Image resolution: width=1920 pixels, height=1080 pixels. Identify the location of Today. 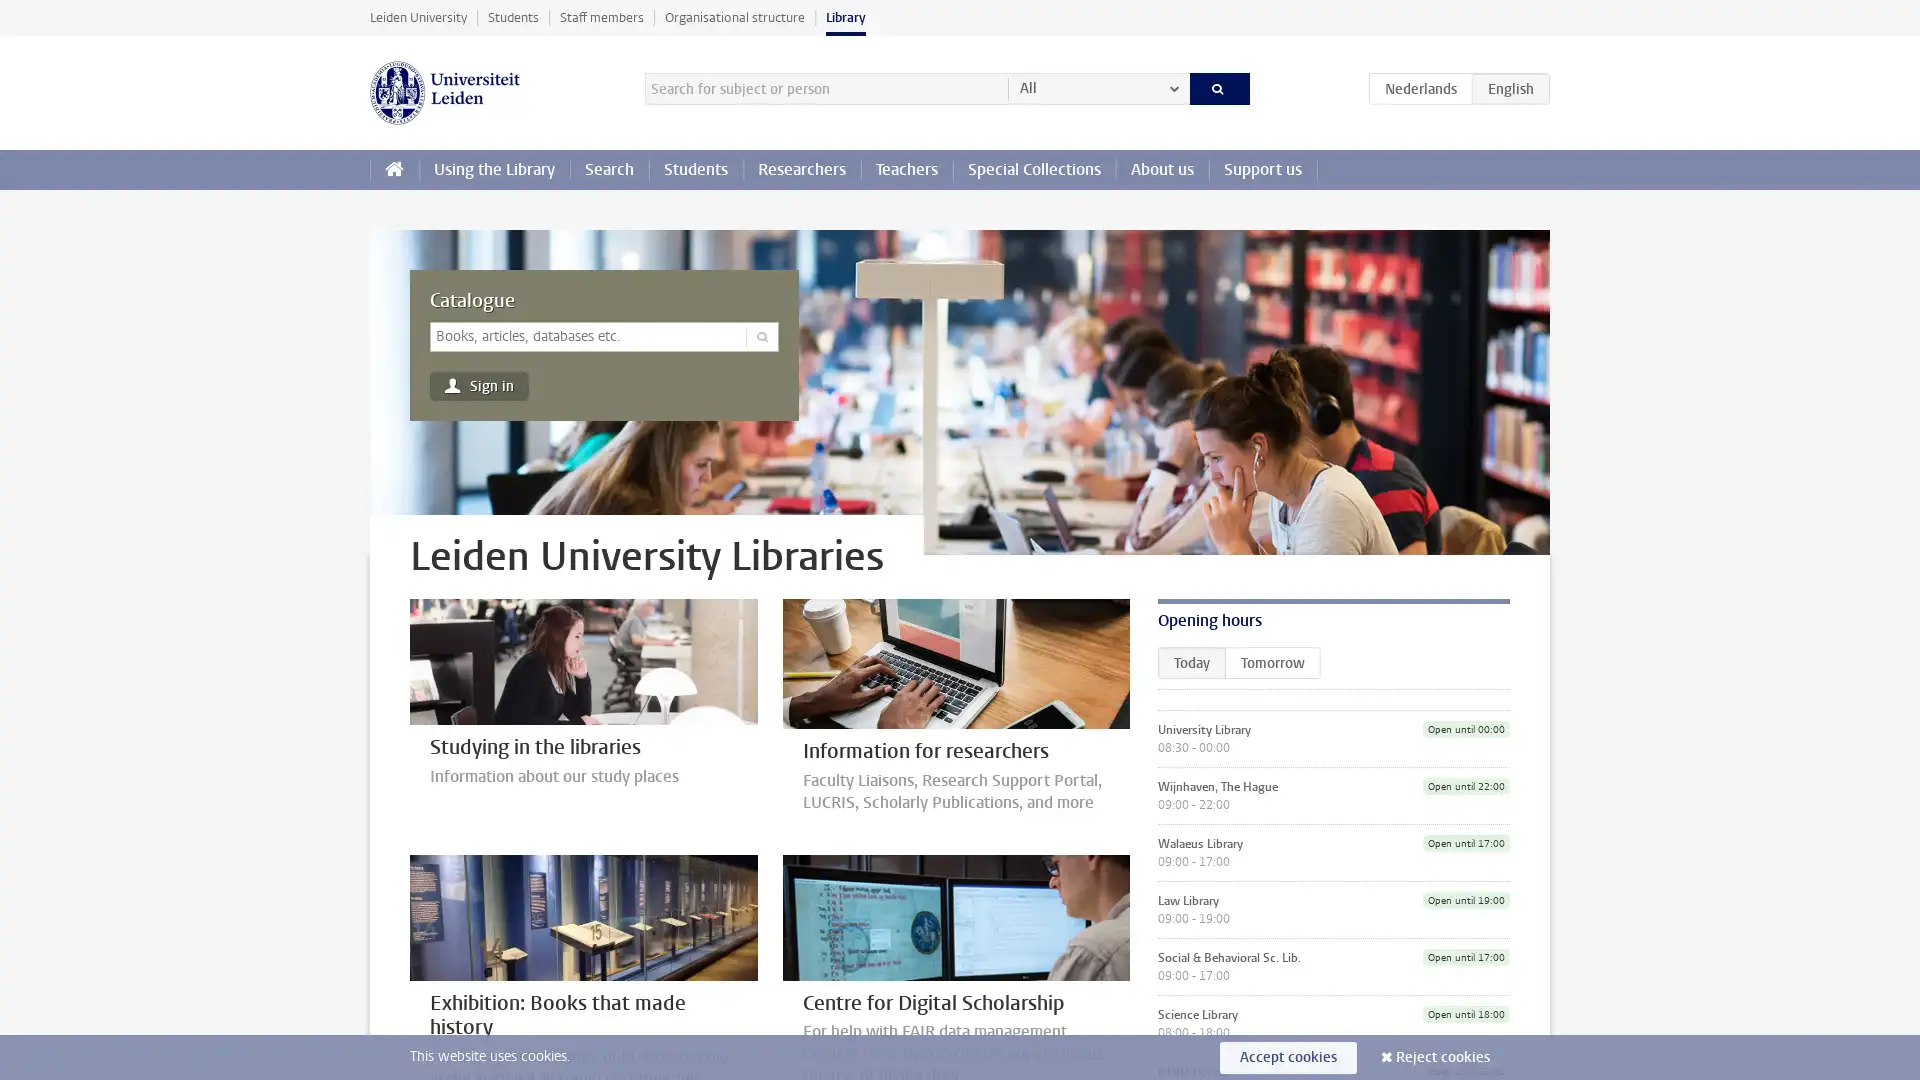
(1191, 663).